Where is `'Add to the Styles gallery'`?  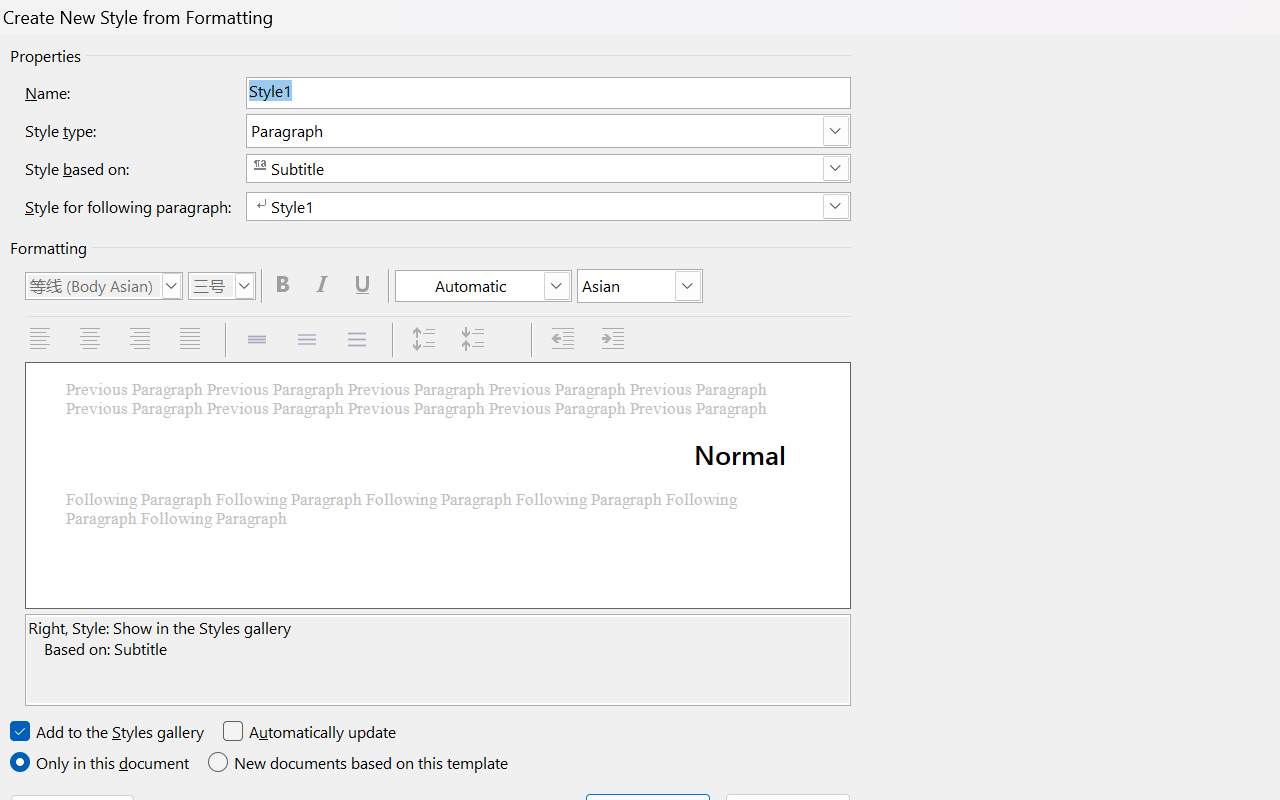 'Add to the Styles gallery' is located at coordinates (107, 731).